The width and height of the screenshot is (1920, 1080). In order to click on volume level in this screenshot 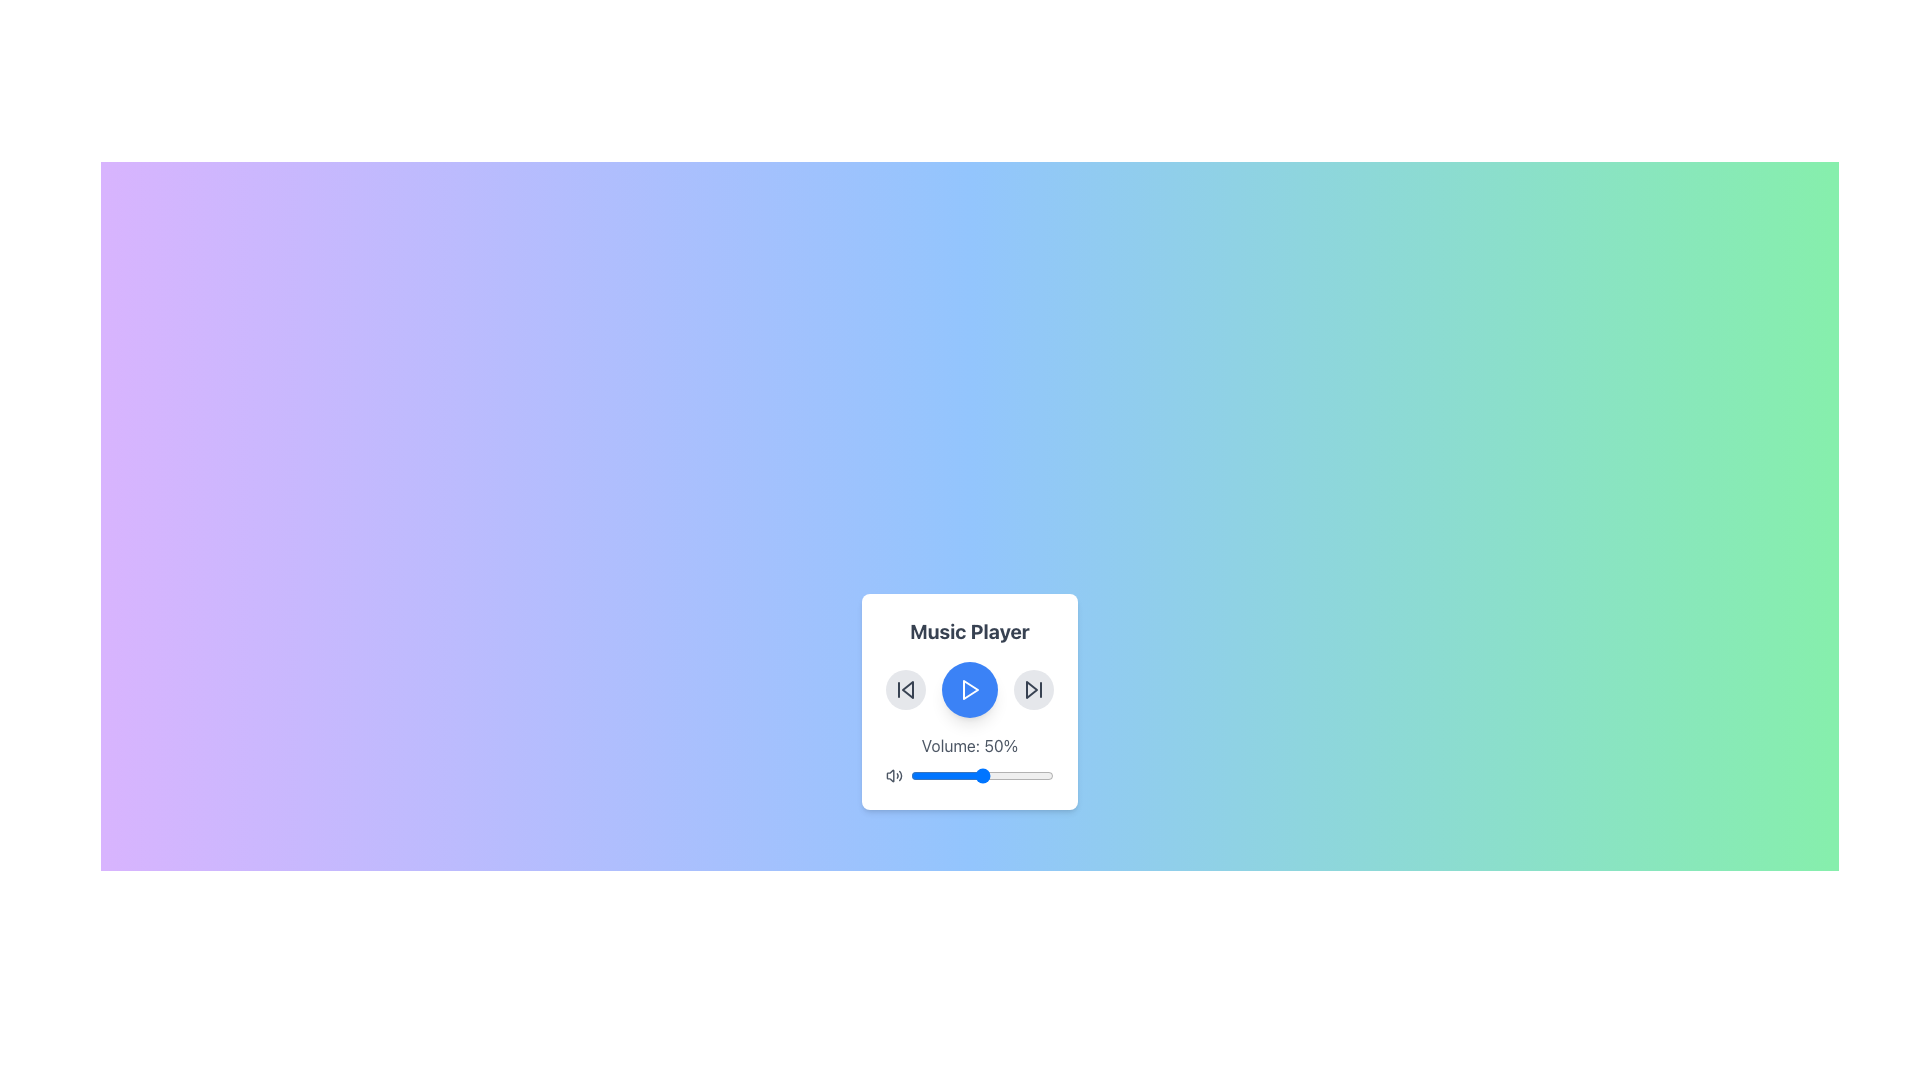, I will do `click(986, 774)`.